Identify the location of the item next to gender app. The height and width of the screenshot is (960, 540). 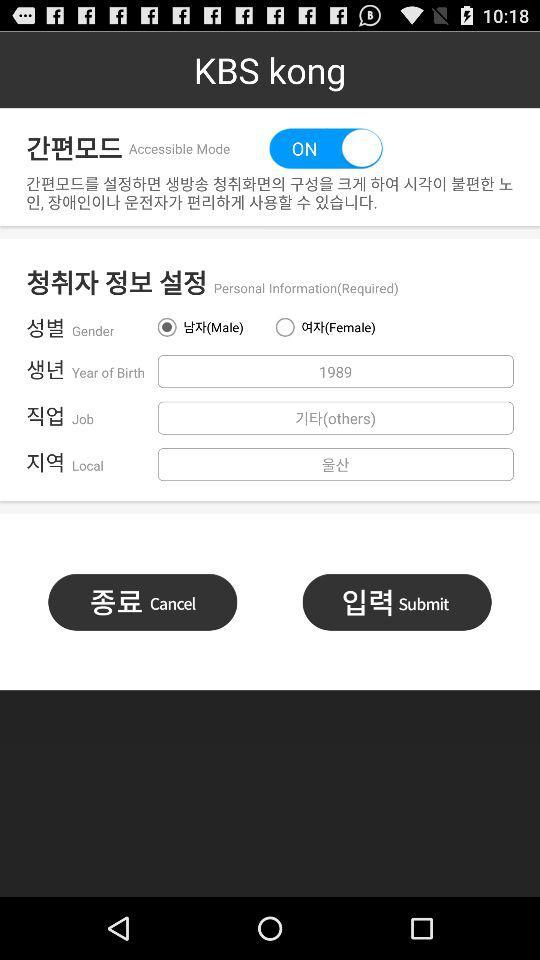
(209, 327).